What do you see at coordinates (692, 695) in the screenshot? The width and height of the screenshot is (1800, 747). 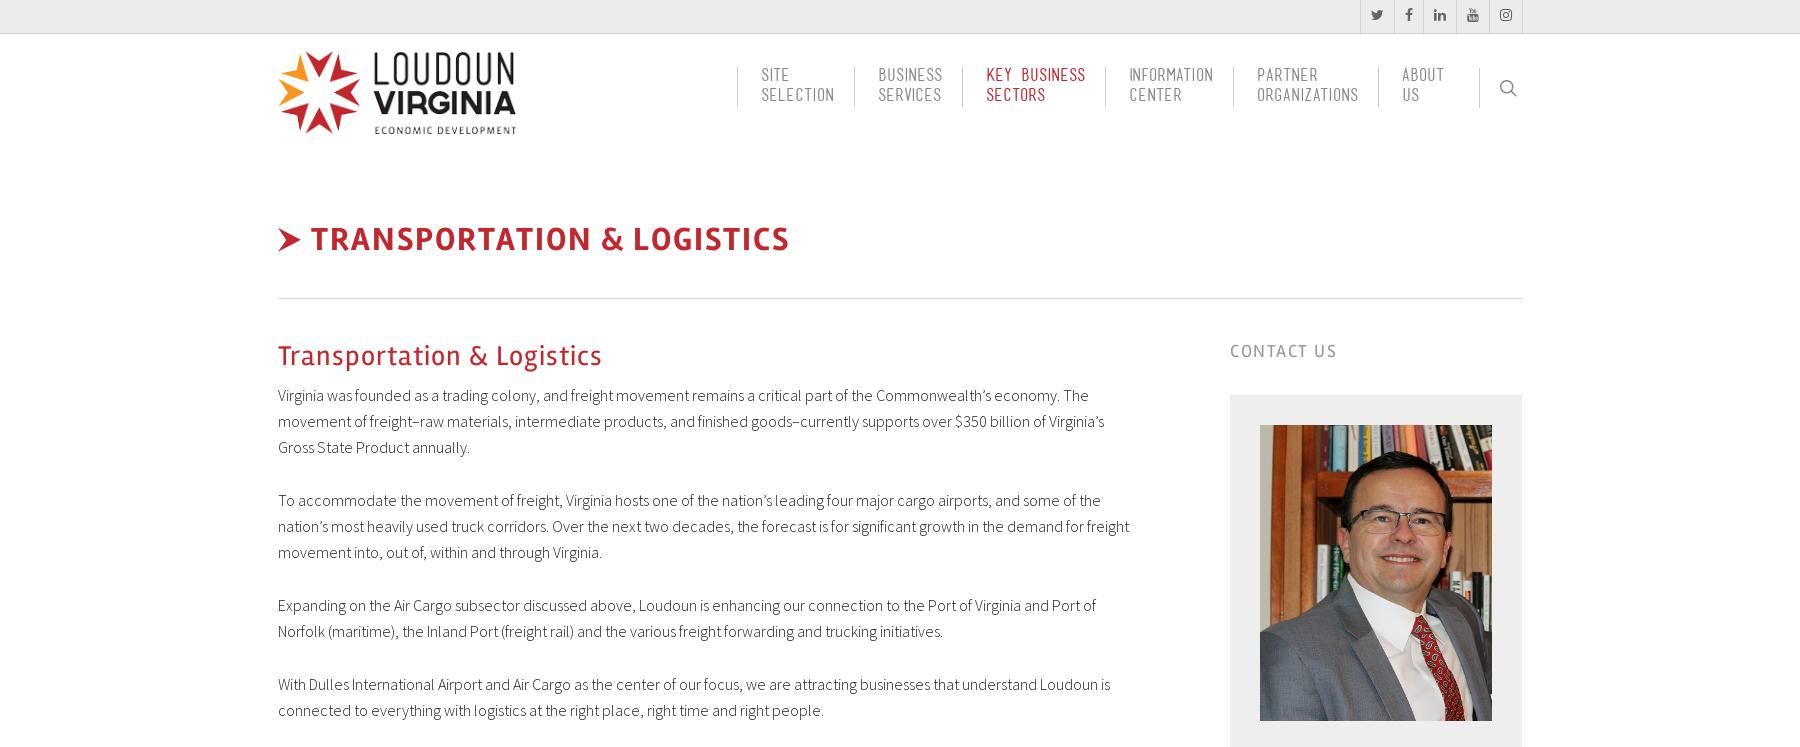 I see `'With Dulles International Airport and Air Cargo as the center of our focus, we are attracting businesses that understand Loudoun is connected to everything with logistics at the right place, right time and right people.'` at bounding box center [692, 695].